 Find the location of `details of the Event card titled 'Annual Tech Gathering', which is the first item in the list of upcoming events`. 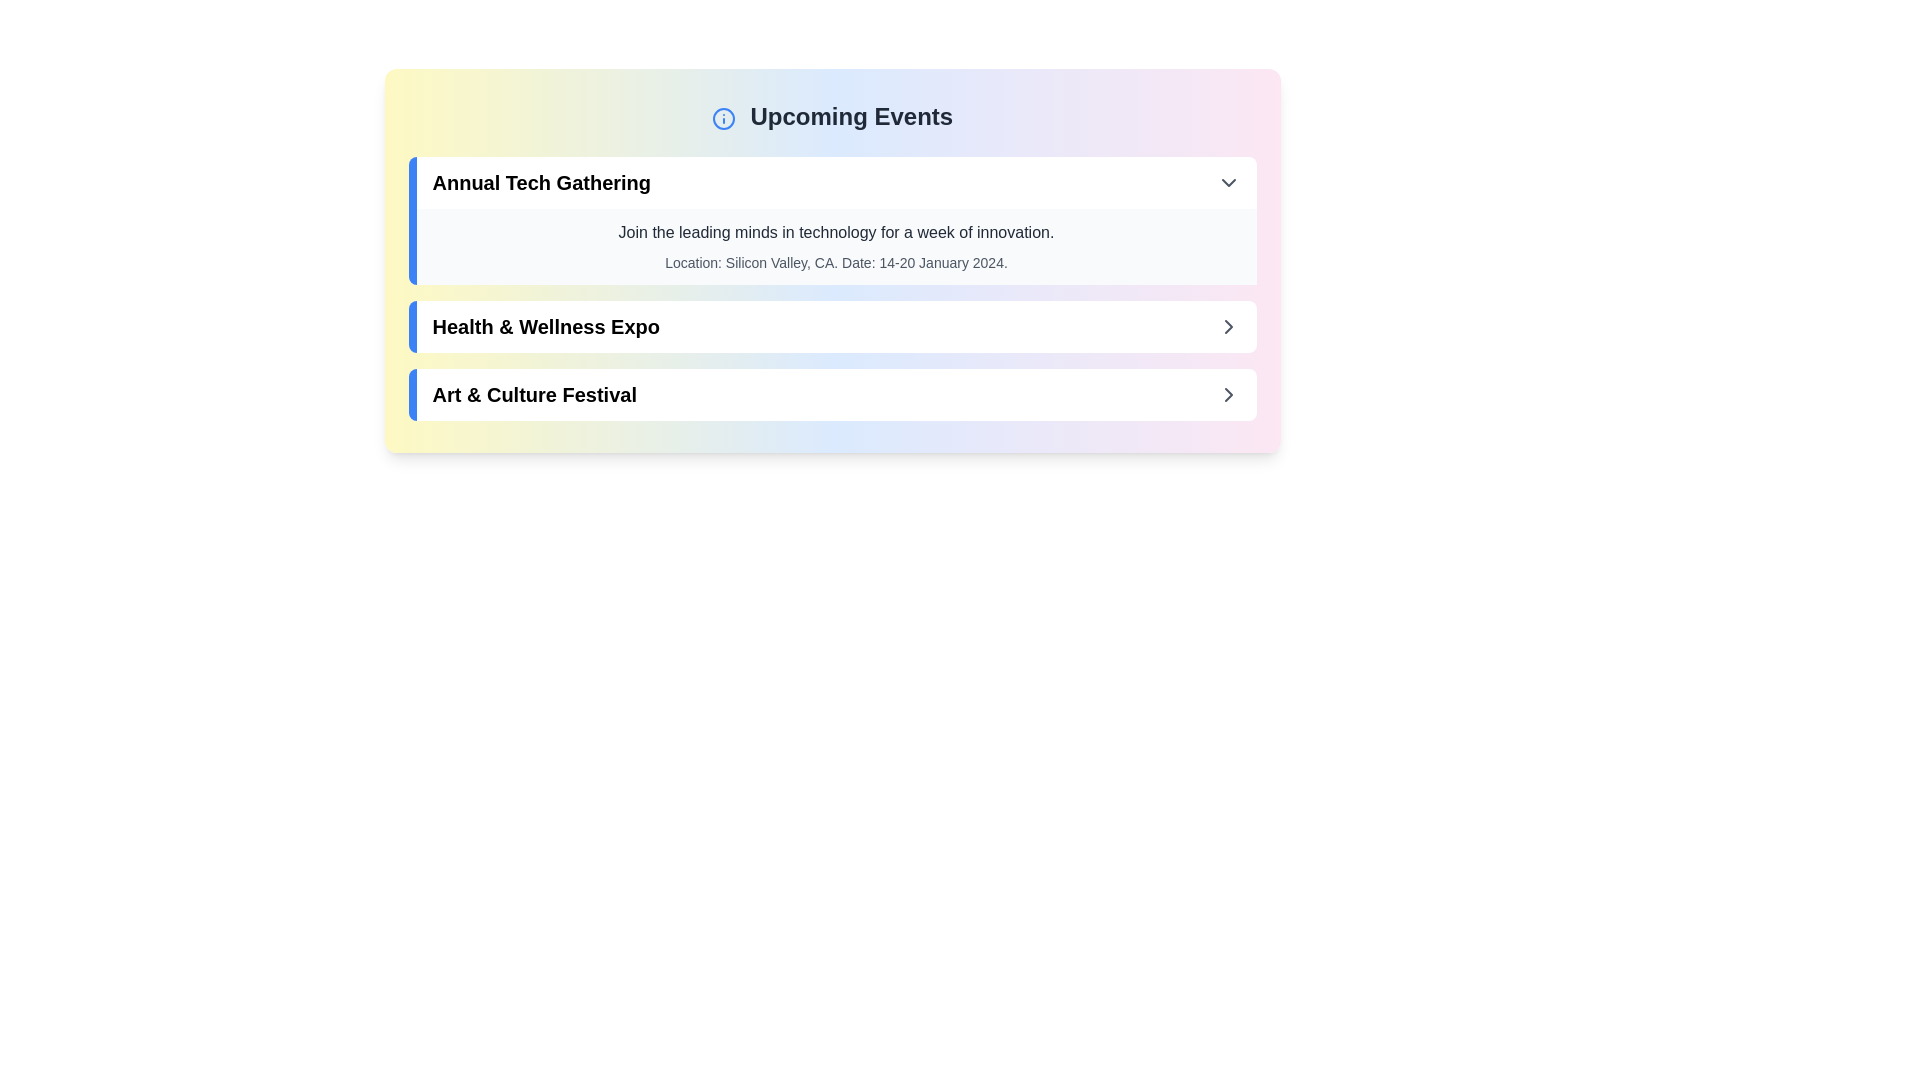

details of the Event card titled 'Annual Tech Gathering', which is the first item in the list of upcoming events is located at coordinates (832, 220).